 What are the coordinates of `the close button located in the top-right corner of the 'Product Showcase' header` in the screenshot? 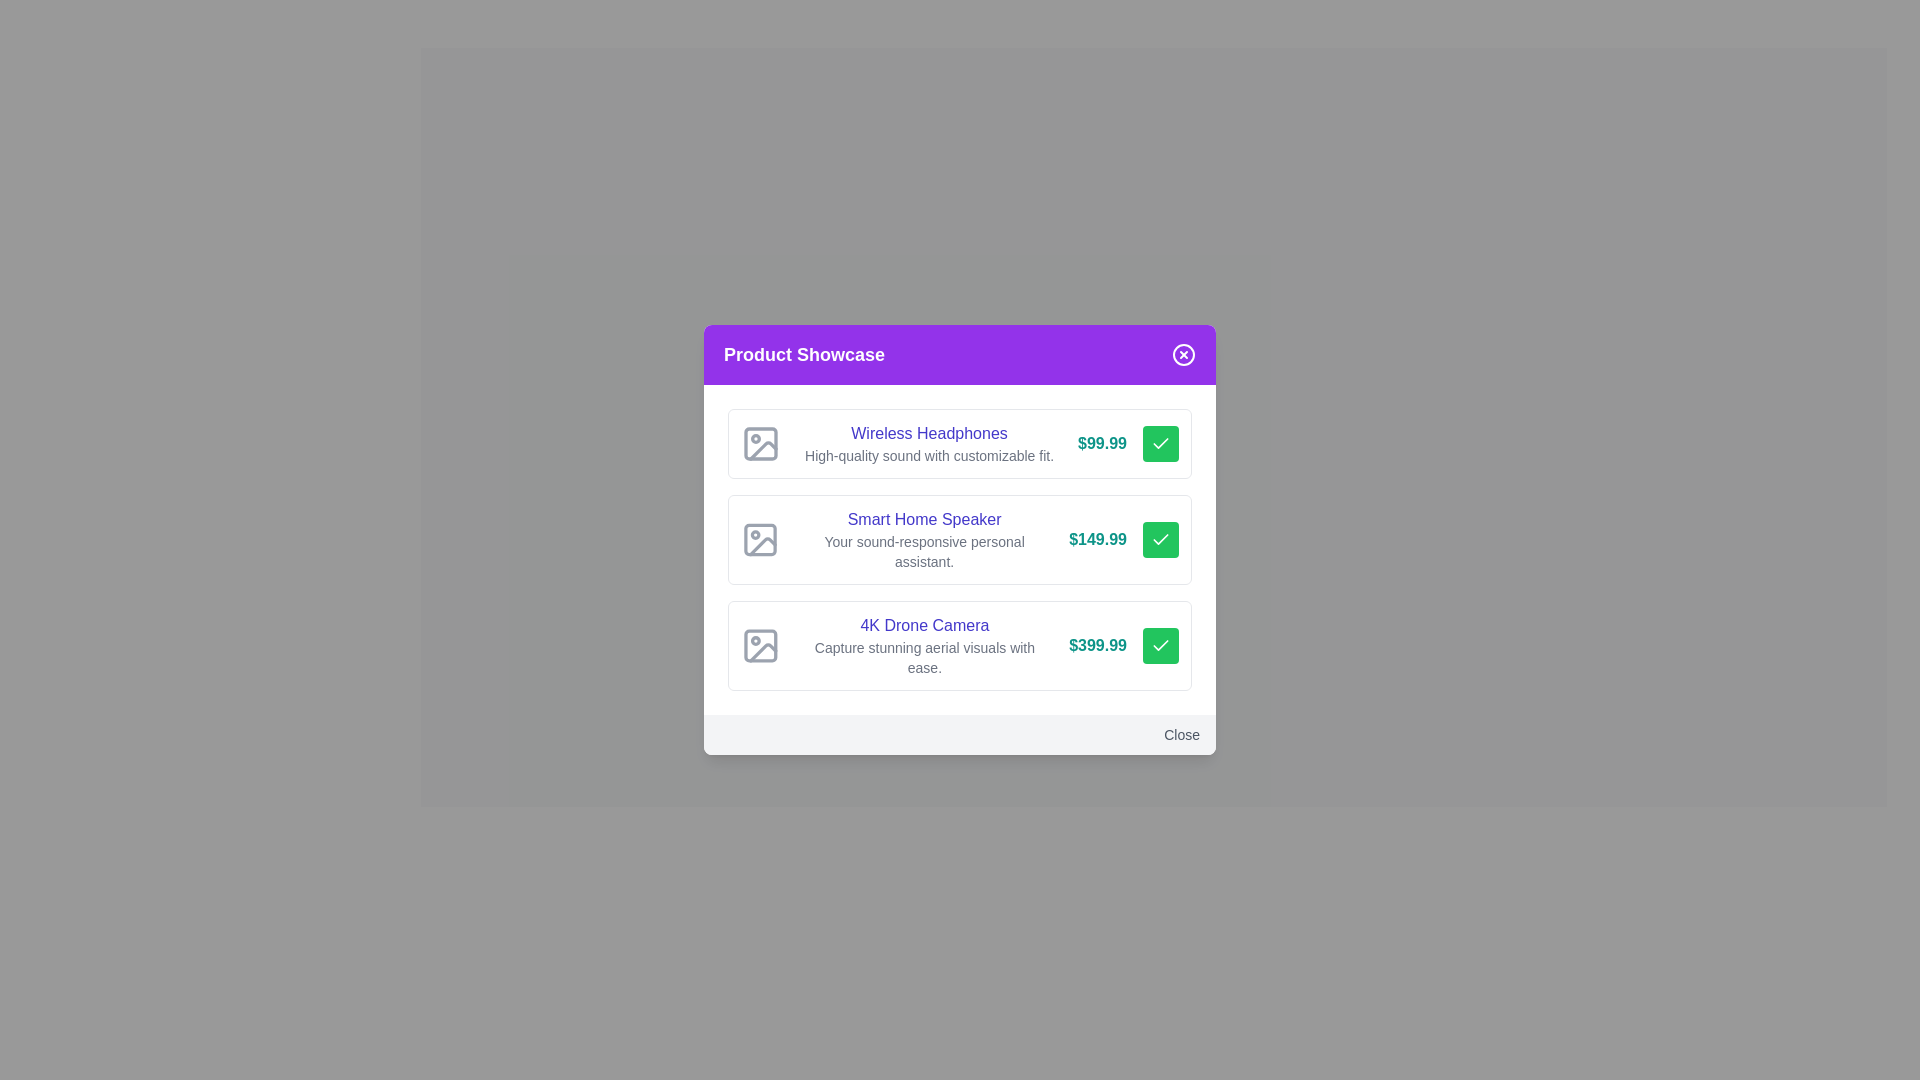 It's located at (1184, 353).